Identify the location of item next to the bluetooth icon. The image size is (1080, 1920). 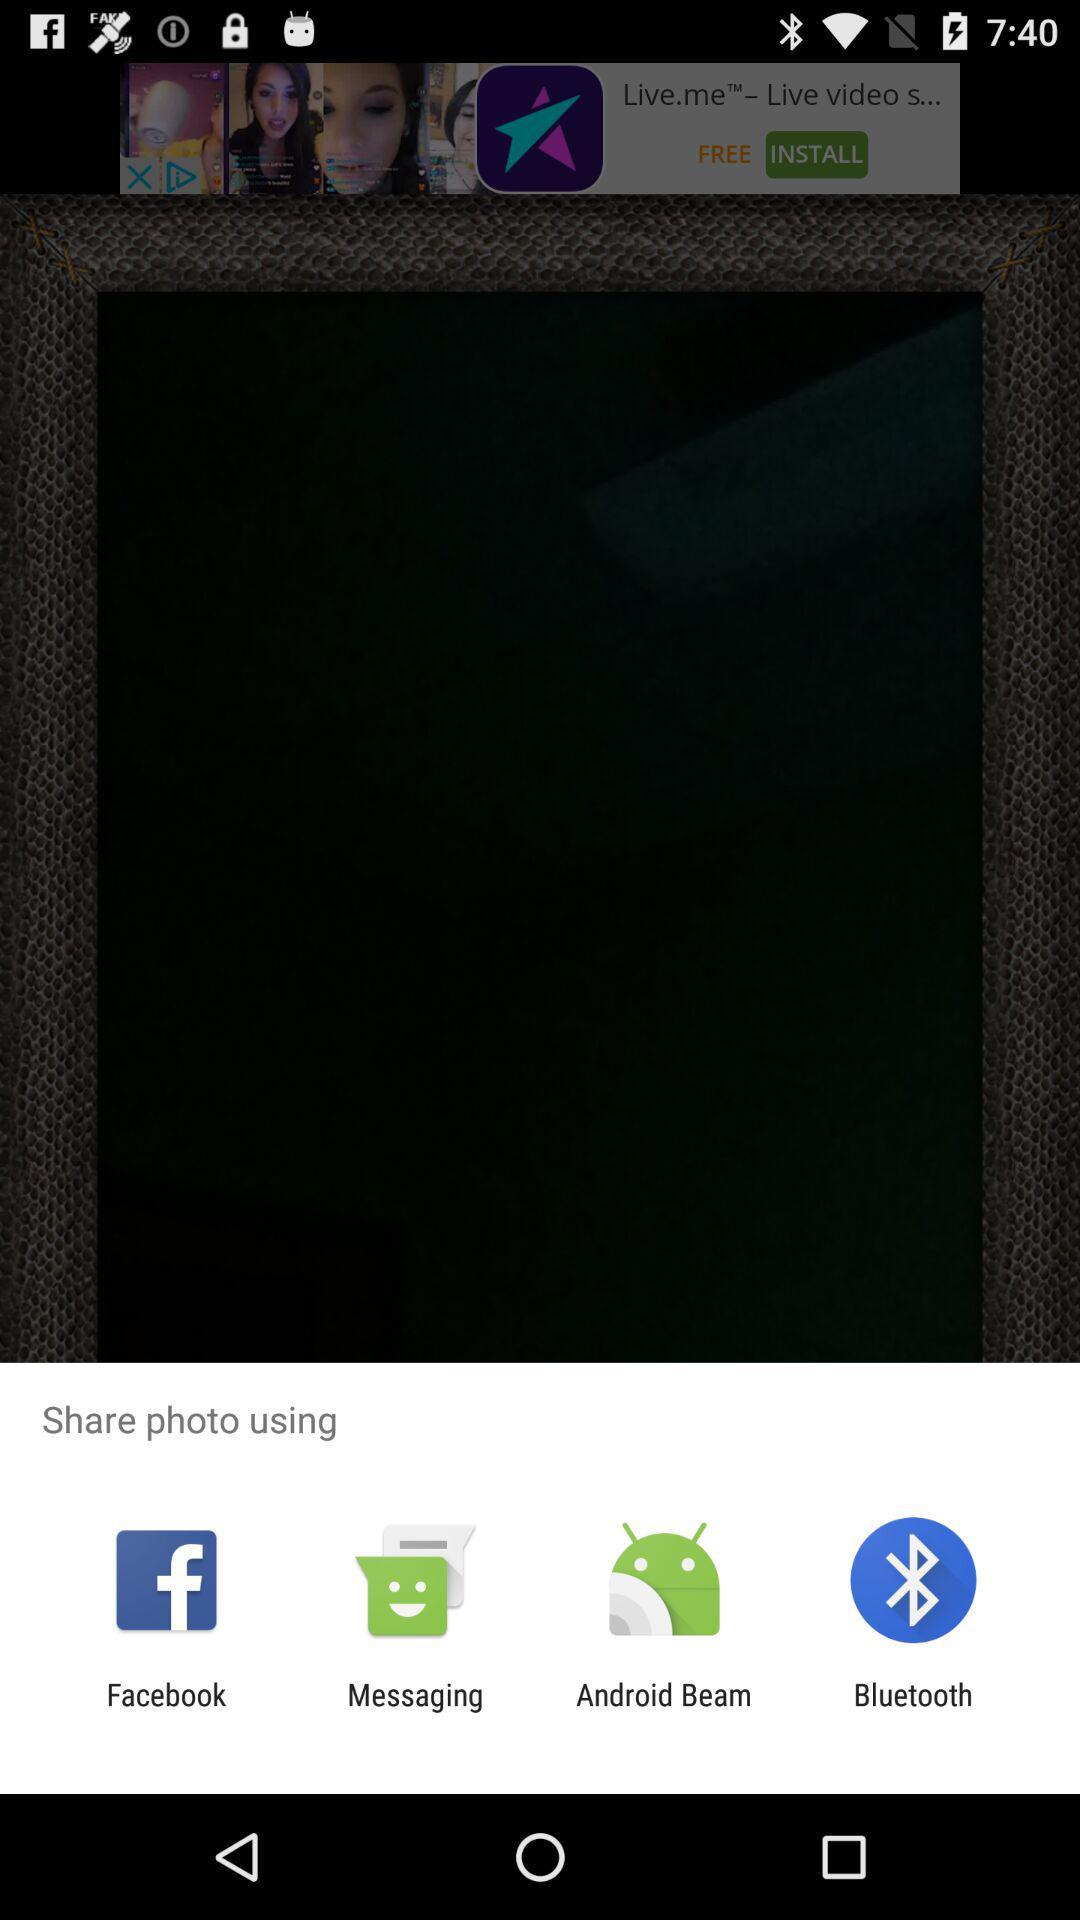
(664, 1711).